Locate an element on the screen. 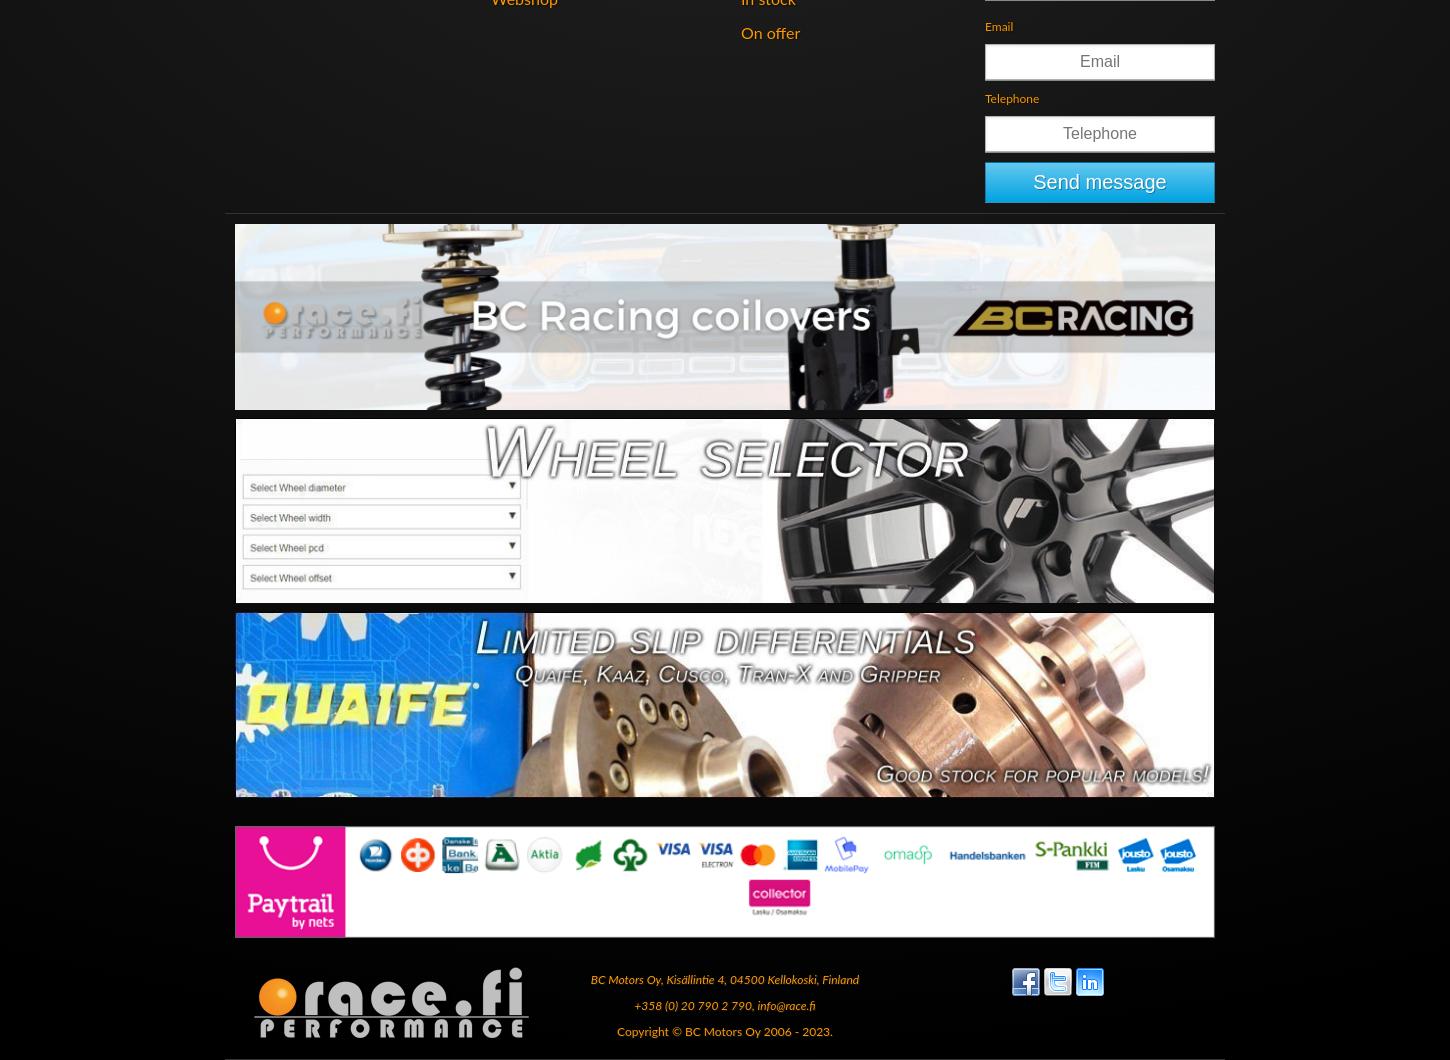 The height and width of the screenshot is (1060, 1450). 'BC Motors Oy' is located at coordinates (623, 978).